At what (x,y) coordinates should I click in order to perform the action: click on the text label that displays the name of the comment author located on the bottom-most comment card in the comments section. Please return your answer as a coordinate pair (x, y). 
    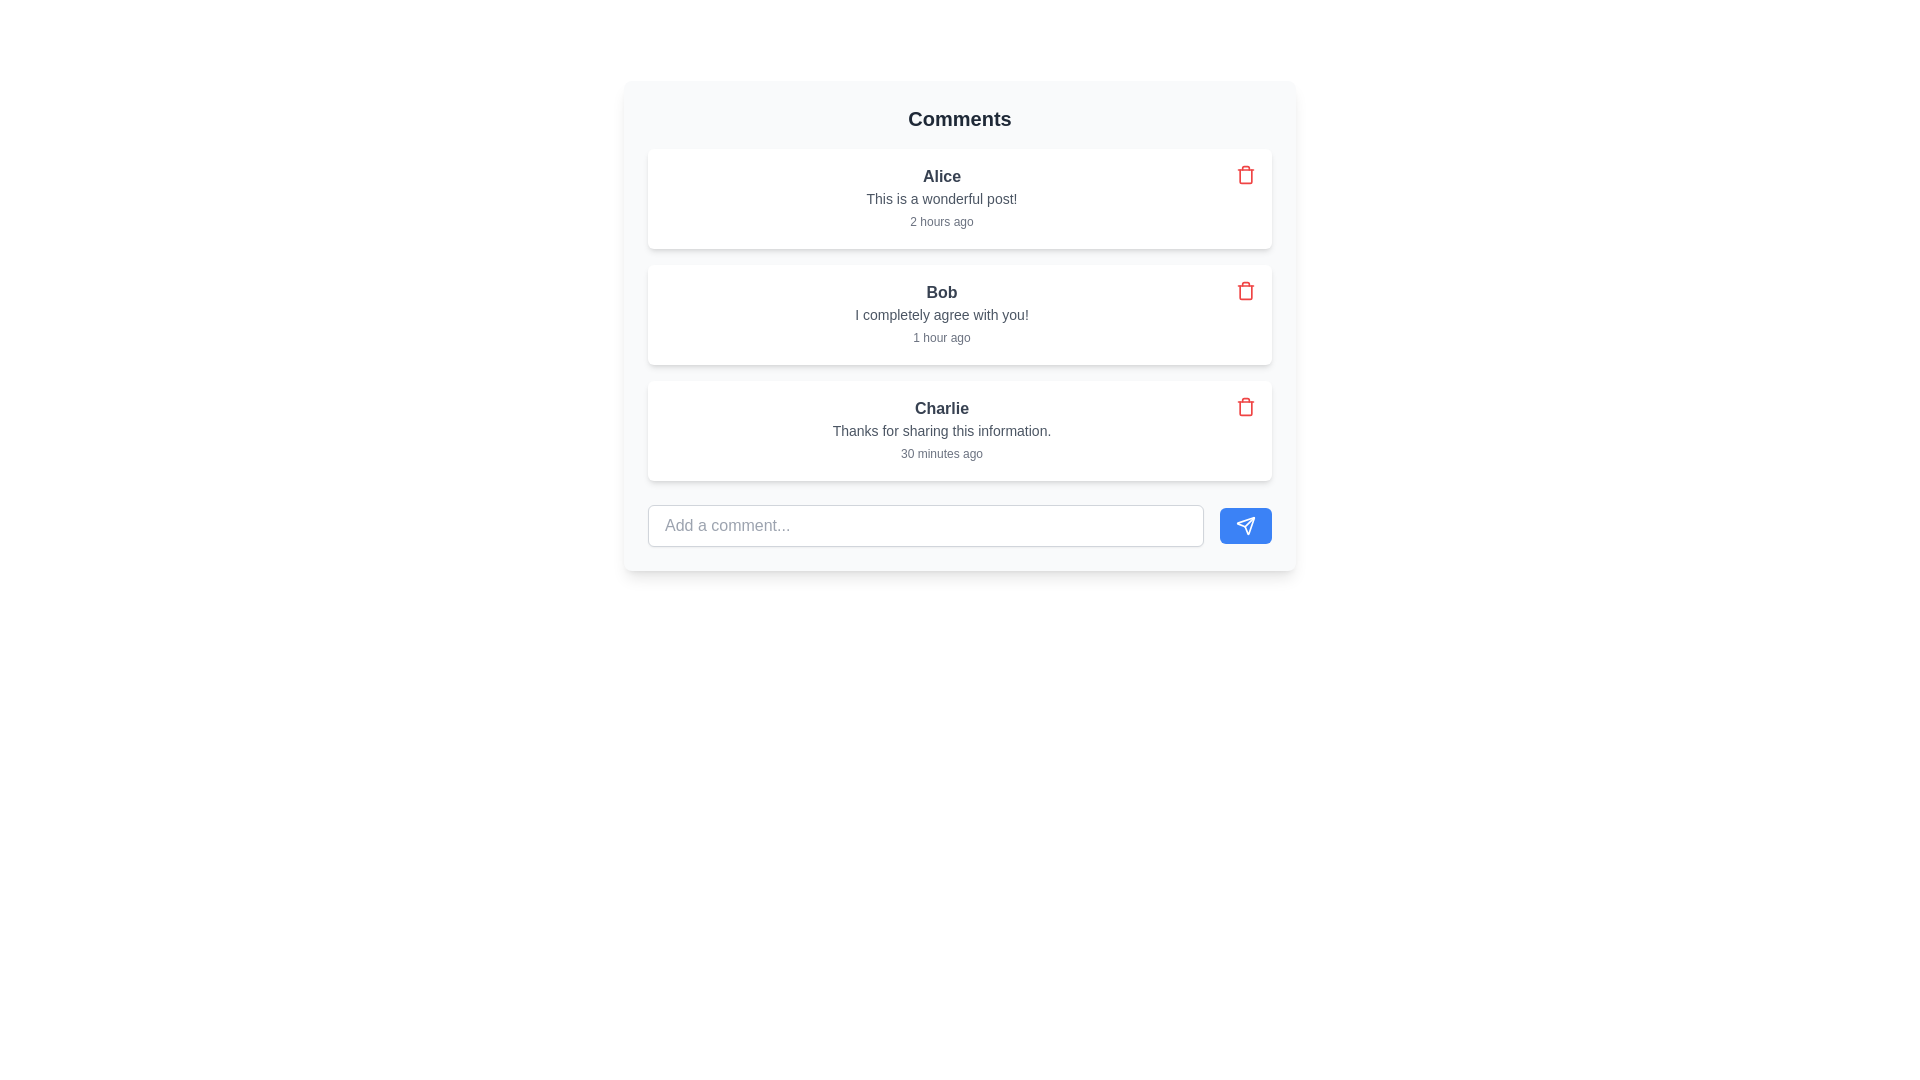
    Looking at the image, I should click on (940, 407).